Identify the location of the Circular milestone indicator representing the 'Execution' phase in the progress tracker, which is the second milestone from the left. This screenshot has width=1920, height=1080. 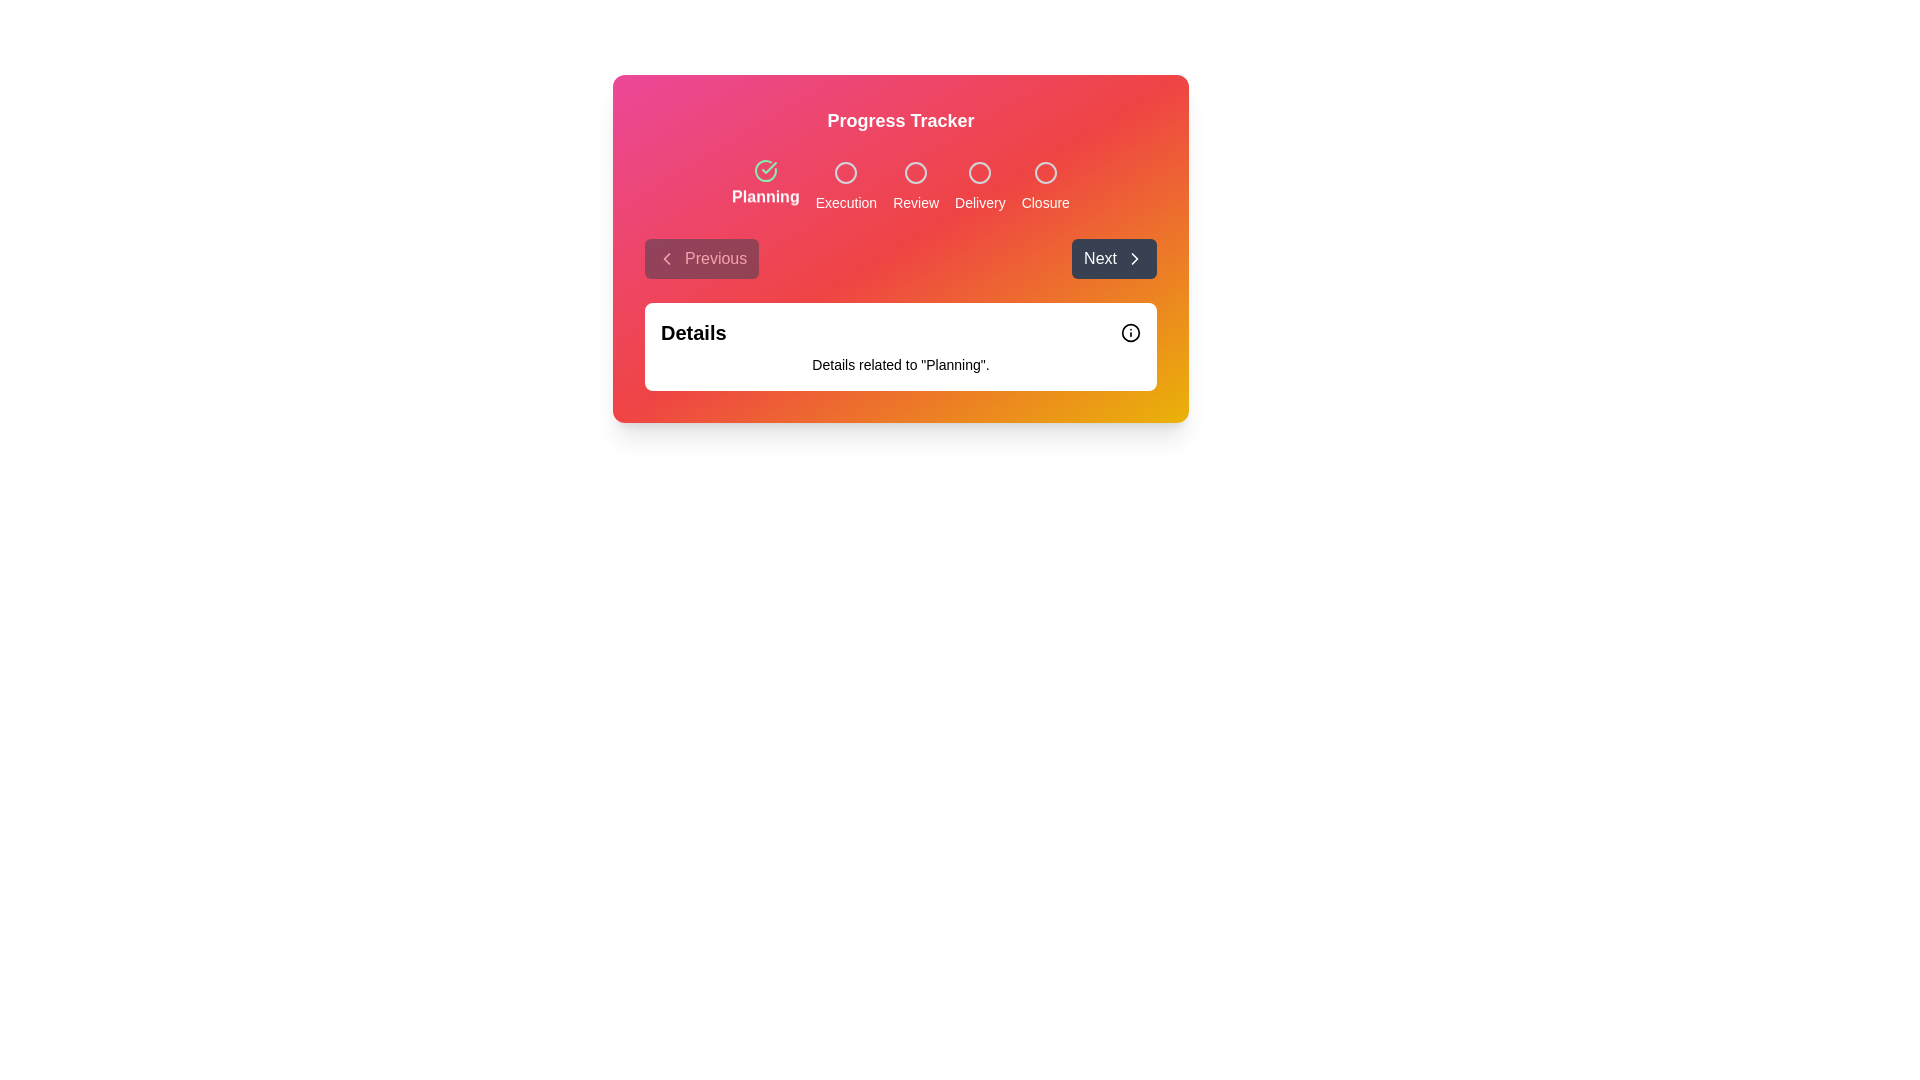
(846, 172).